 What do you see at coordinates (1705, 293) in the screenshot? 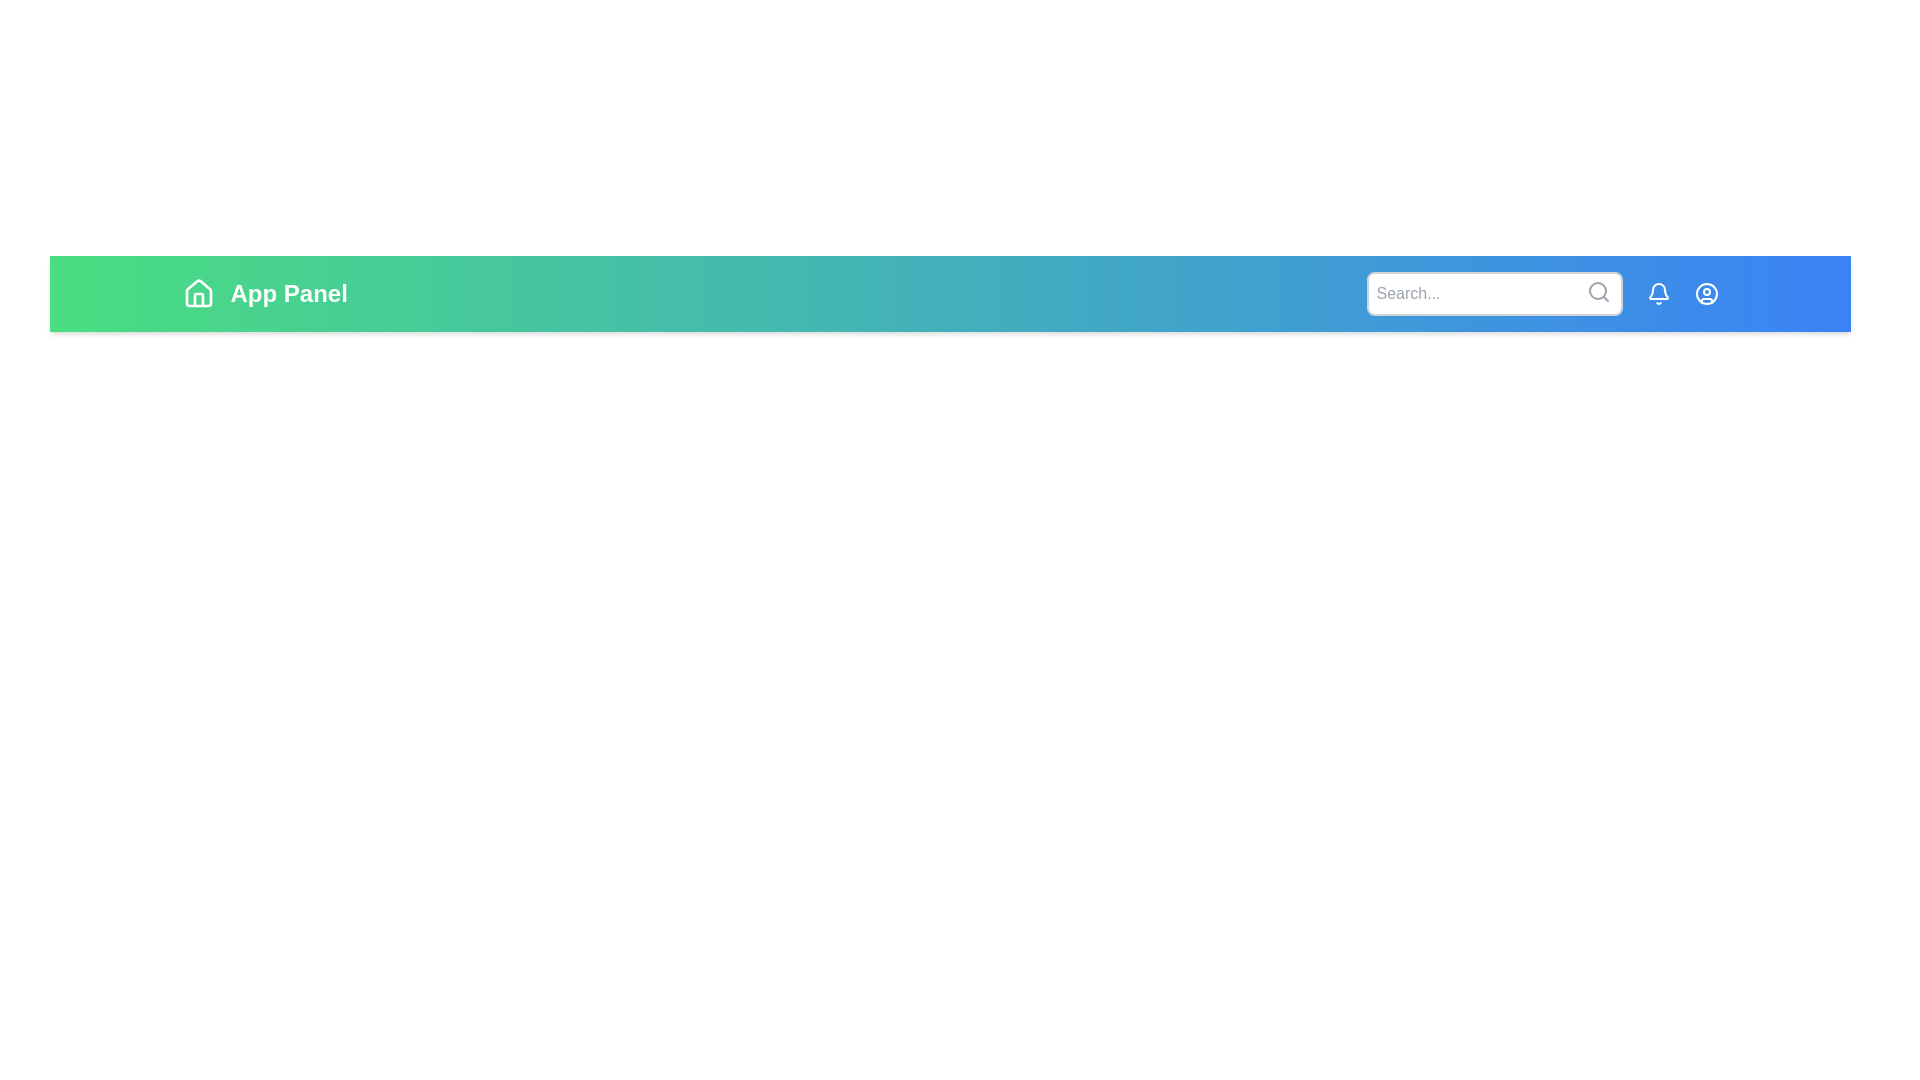
I see `the user profile icon` at bounding box center [1705, 293].